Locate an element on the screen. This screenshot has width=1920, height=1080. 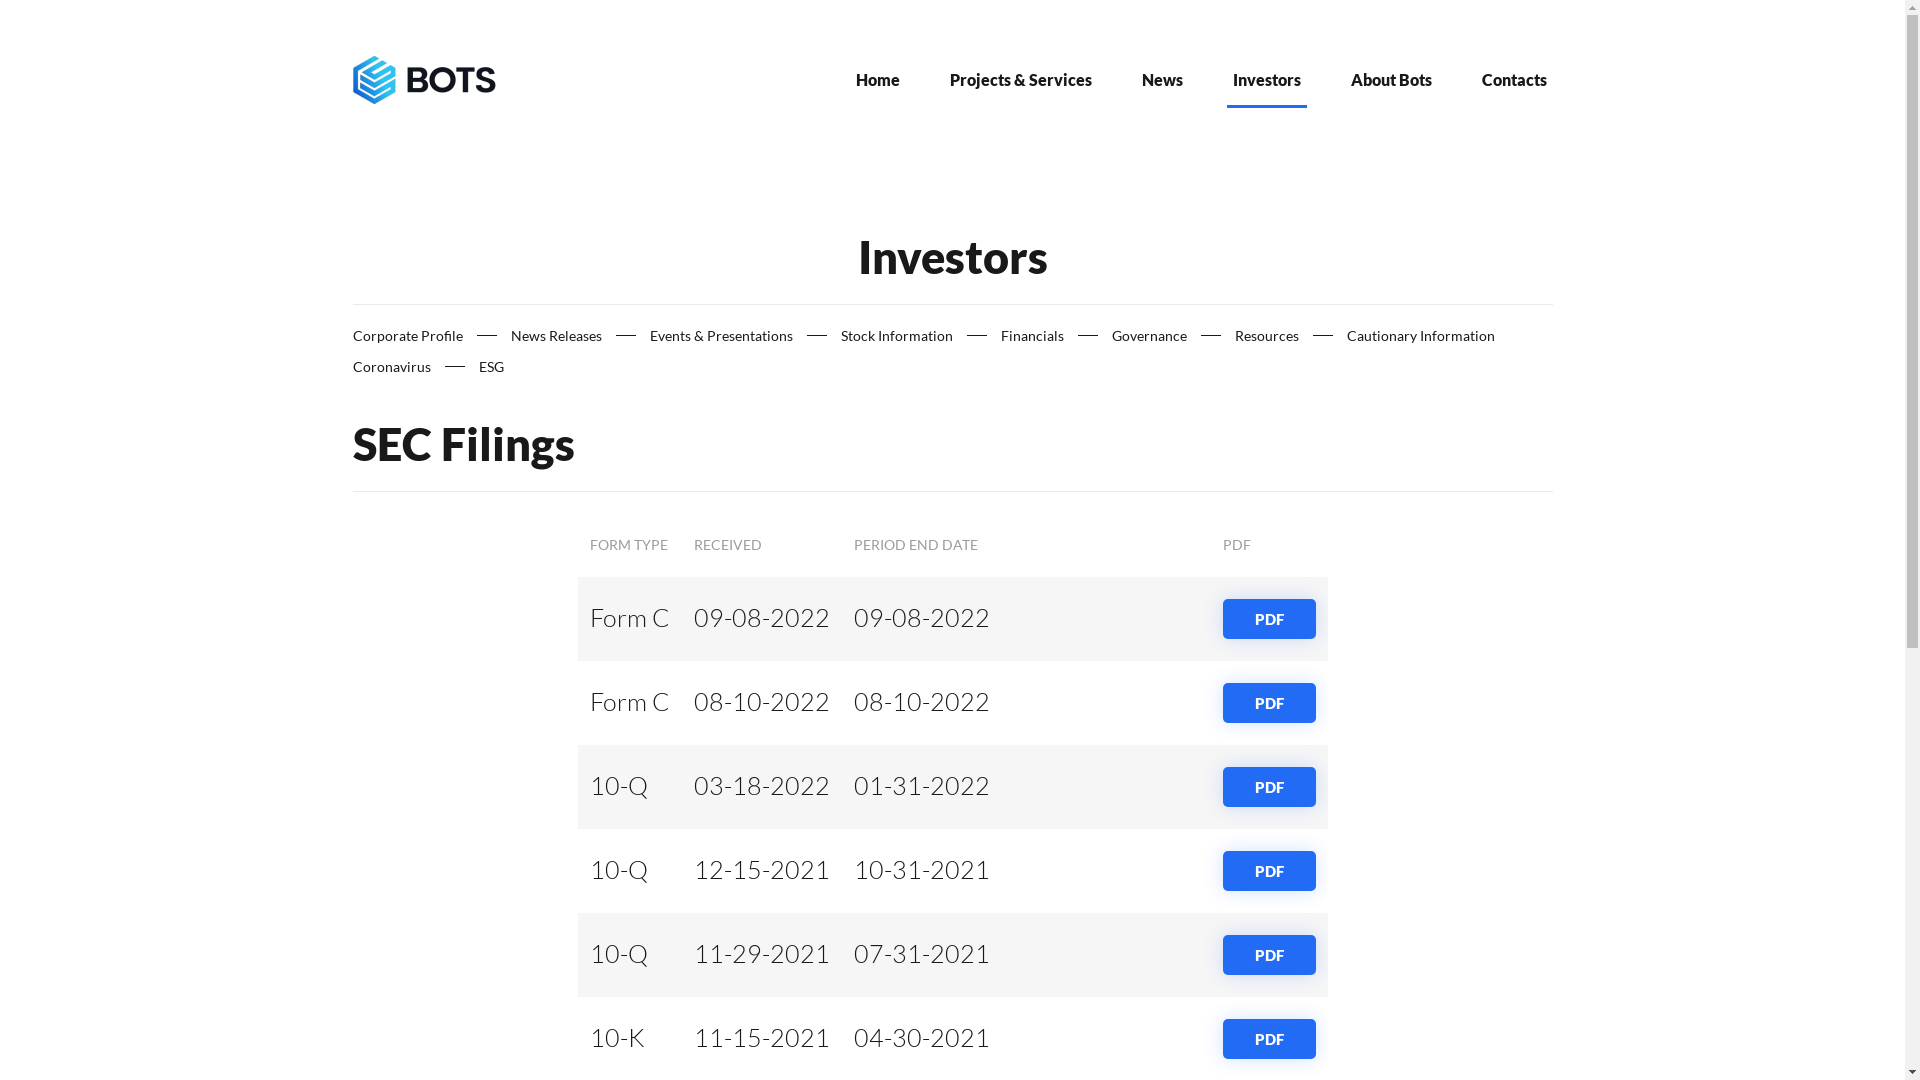
'PDF' is located at coordinates (1267, 1037).